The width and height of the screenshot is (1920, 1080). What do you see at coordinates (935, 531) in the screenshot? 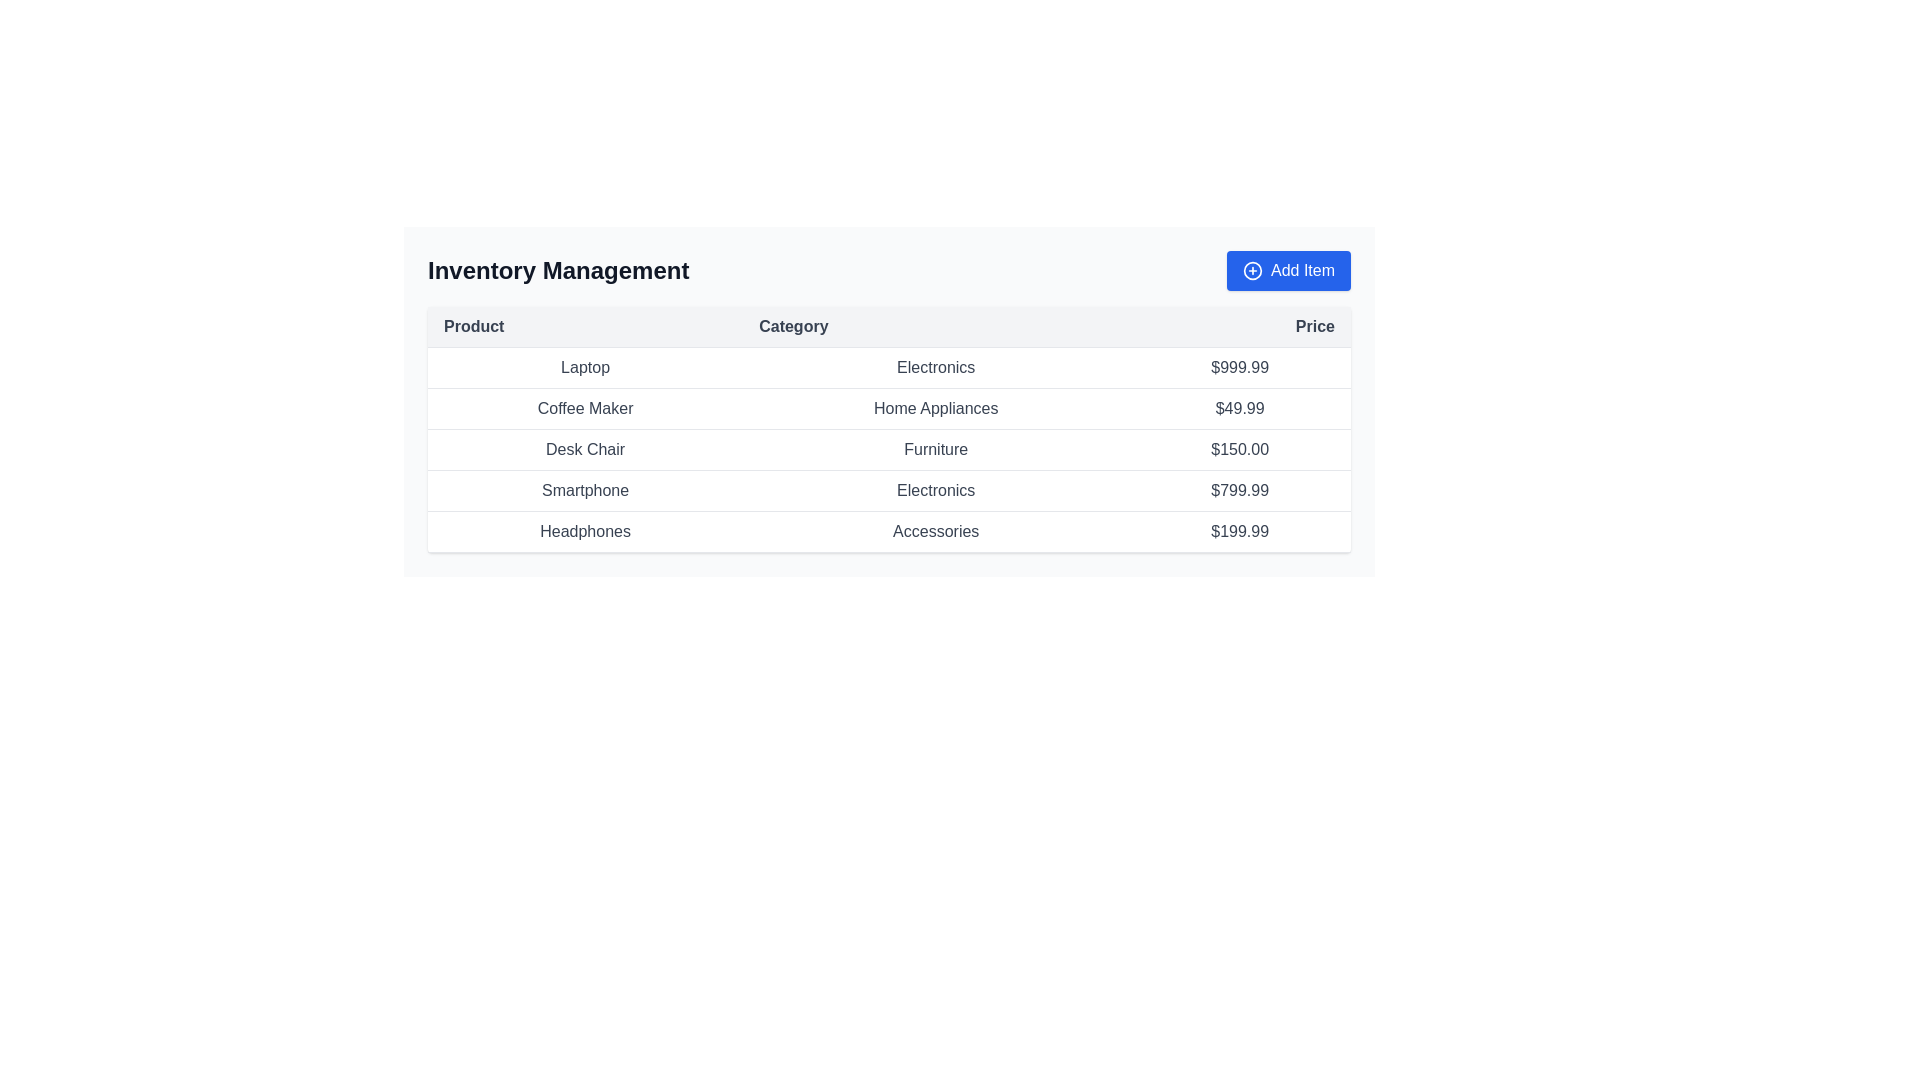
I see `displayed text of the 'Accessories' label located in the 'Category' column of the product entry for 'Headphones'` at bounding box center [935, 531].